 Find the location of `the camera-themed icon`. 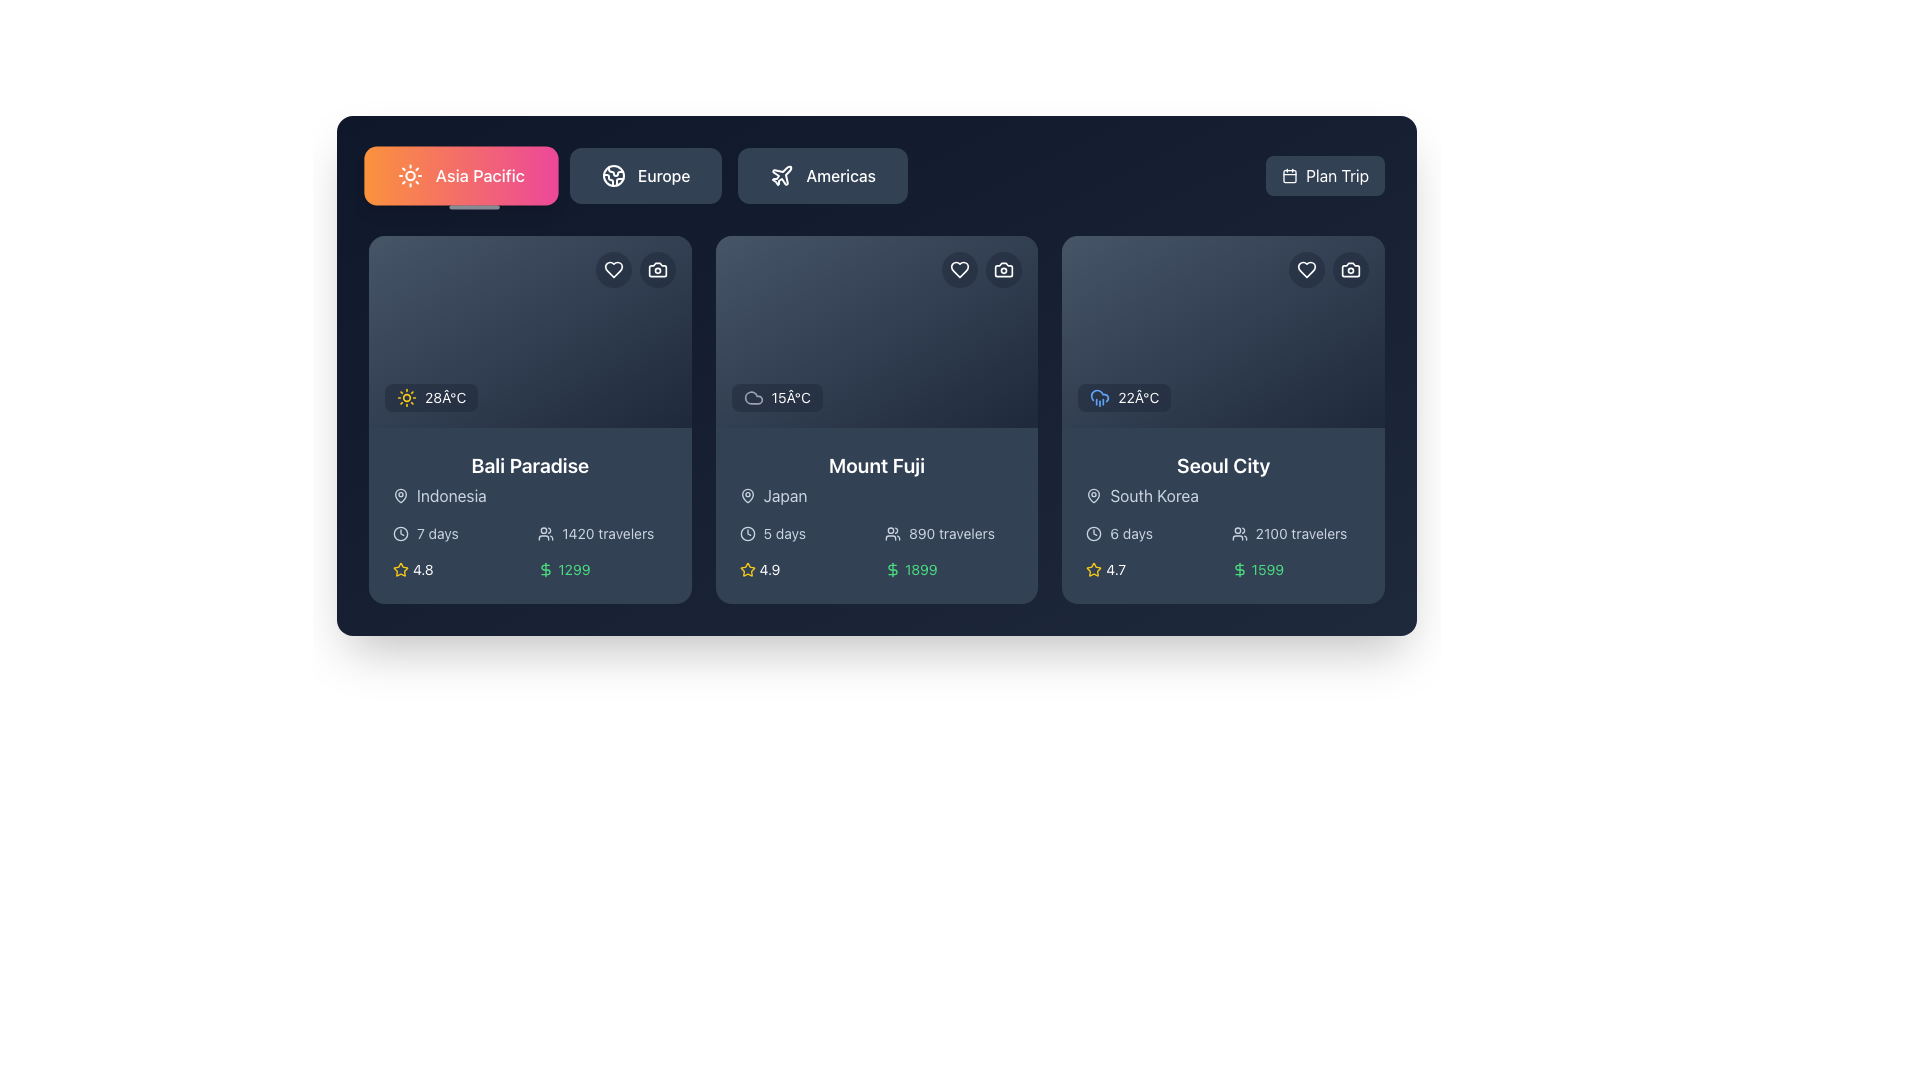

the camera-themed icon is located at coordinates (1003, 270).